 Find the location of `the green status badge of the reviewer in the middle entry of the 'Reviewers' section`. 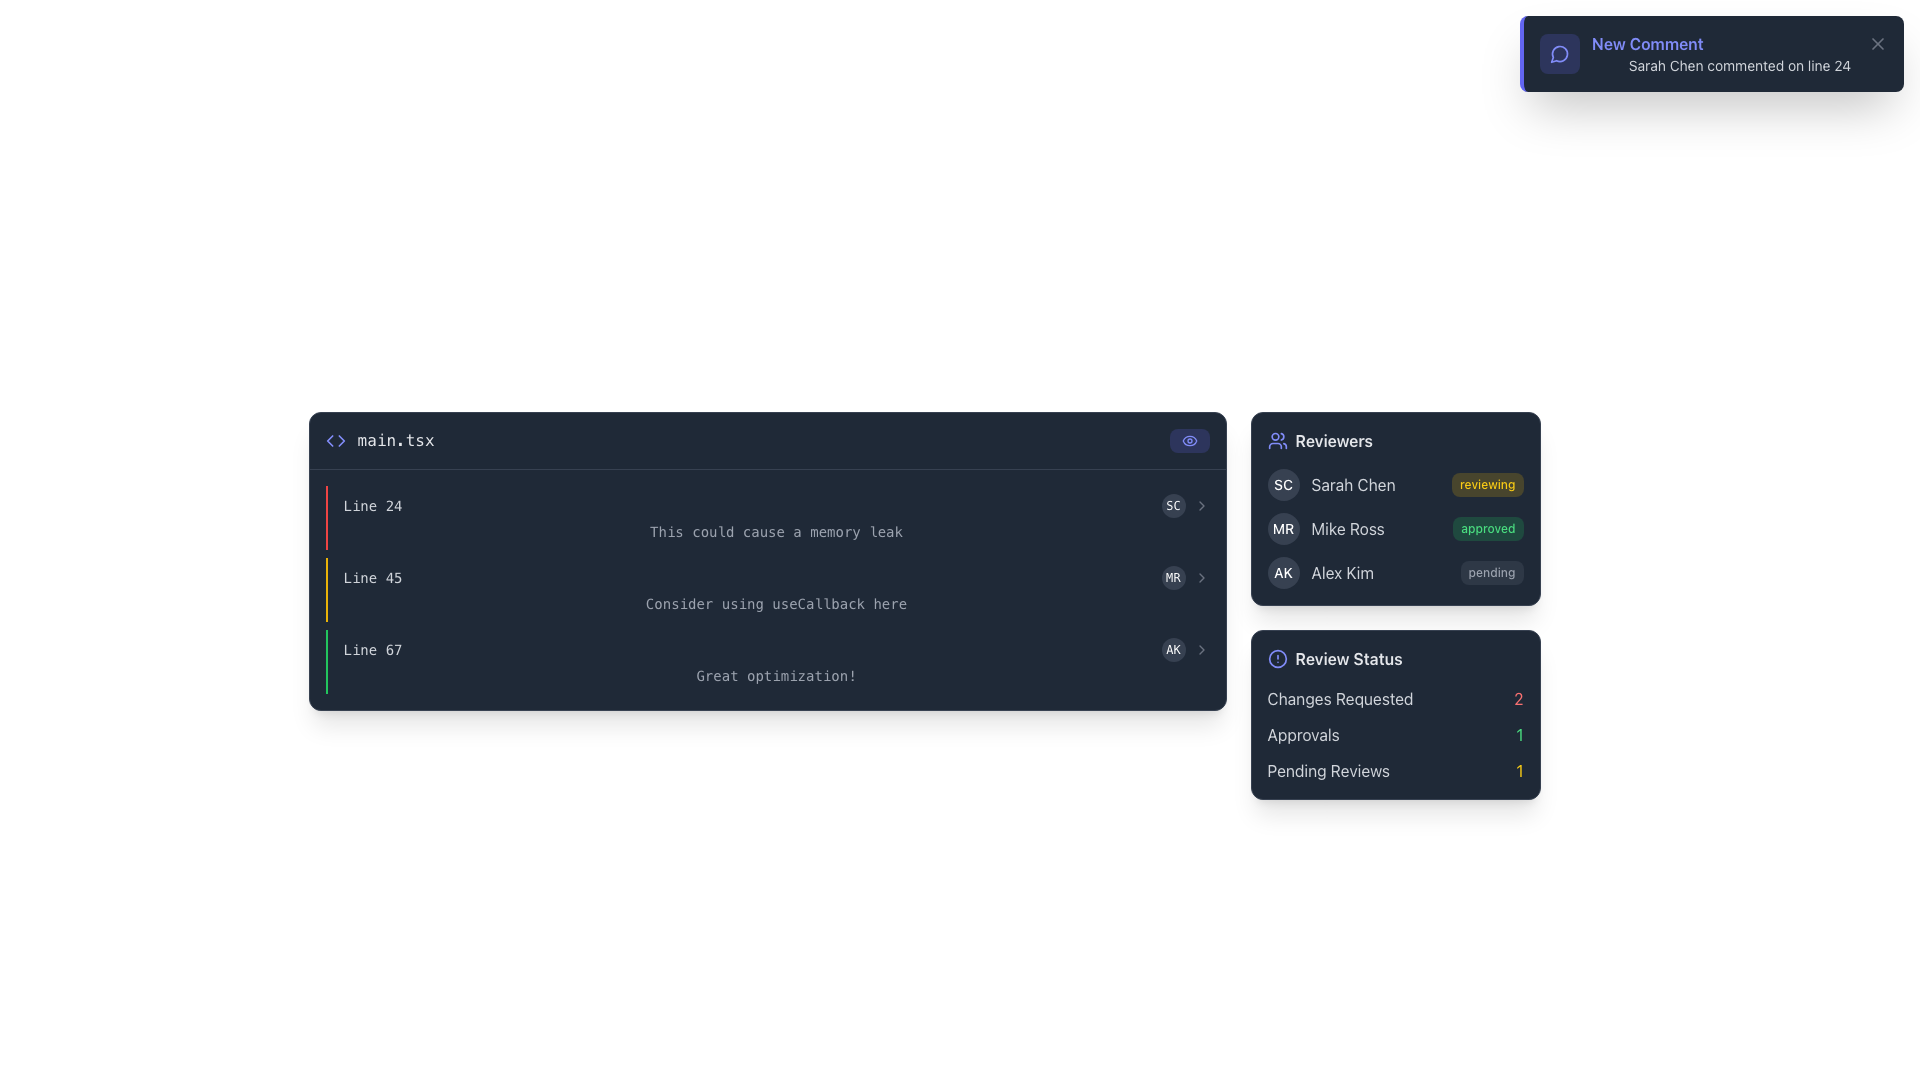

the green status badge of the reviewer in the middle entry of the 'Reviewers' section is located at coordinates (1394, 527).